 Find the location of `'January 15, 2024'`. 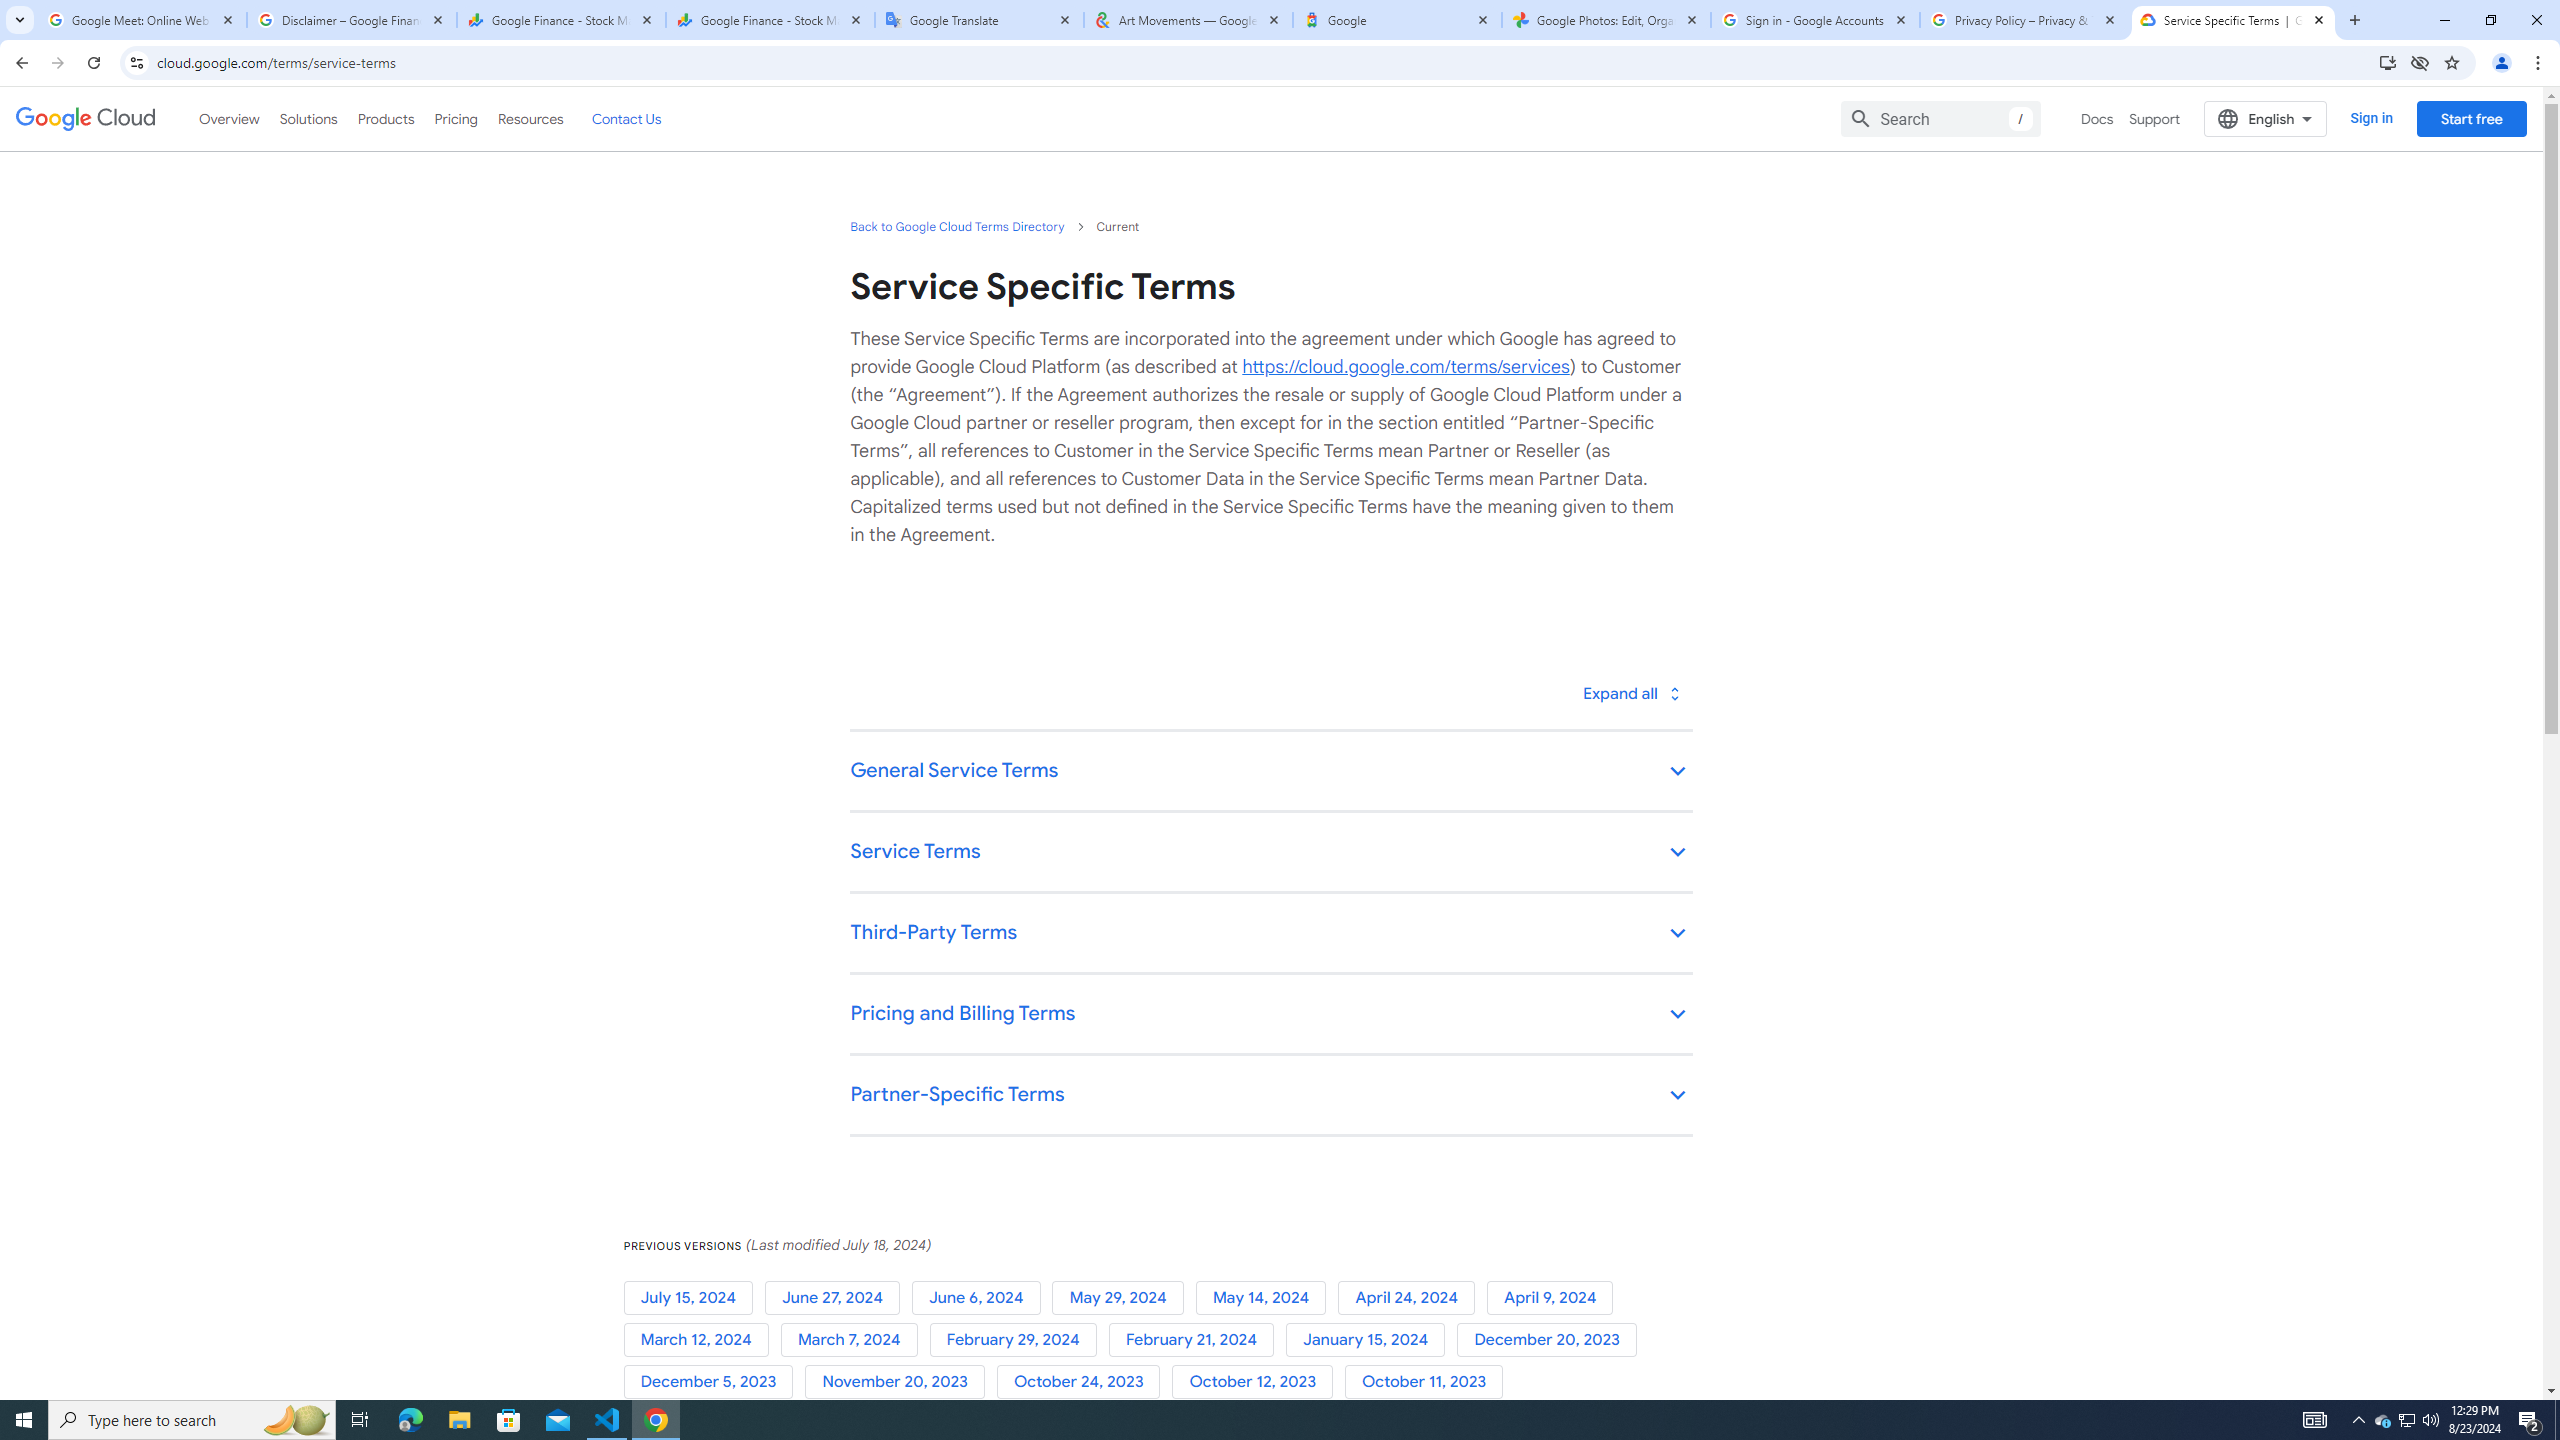

'January 15, 2024' is located at coordinates (1371, 1338).